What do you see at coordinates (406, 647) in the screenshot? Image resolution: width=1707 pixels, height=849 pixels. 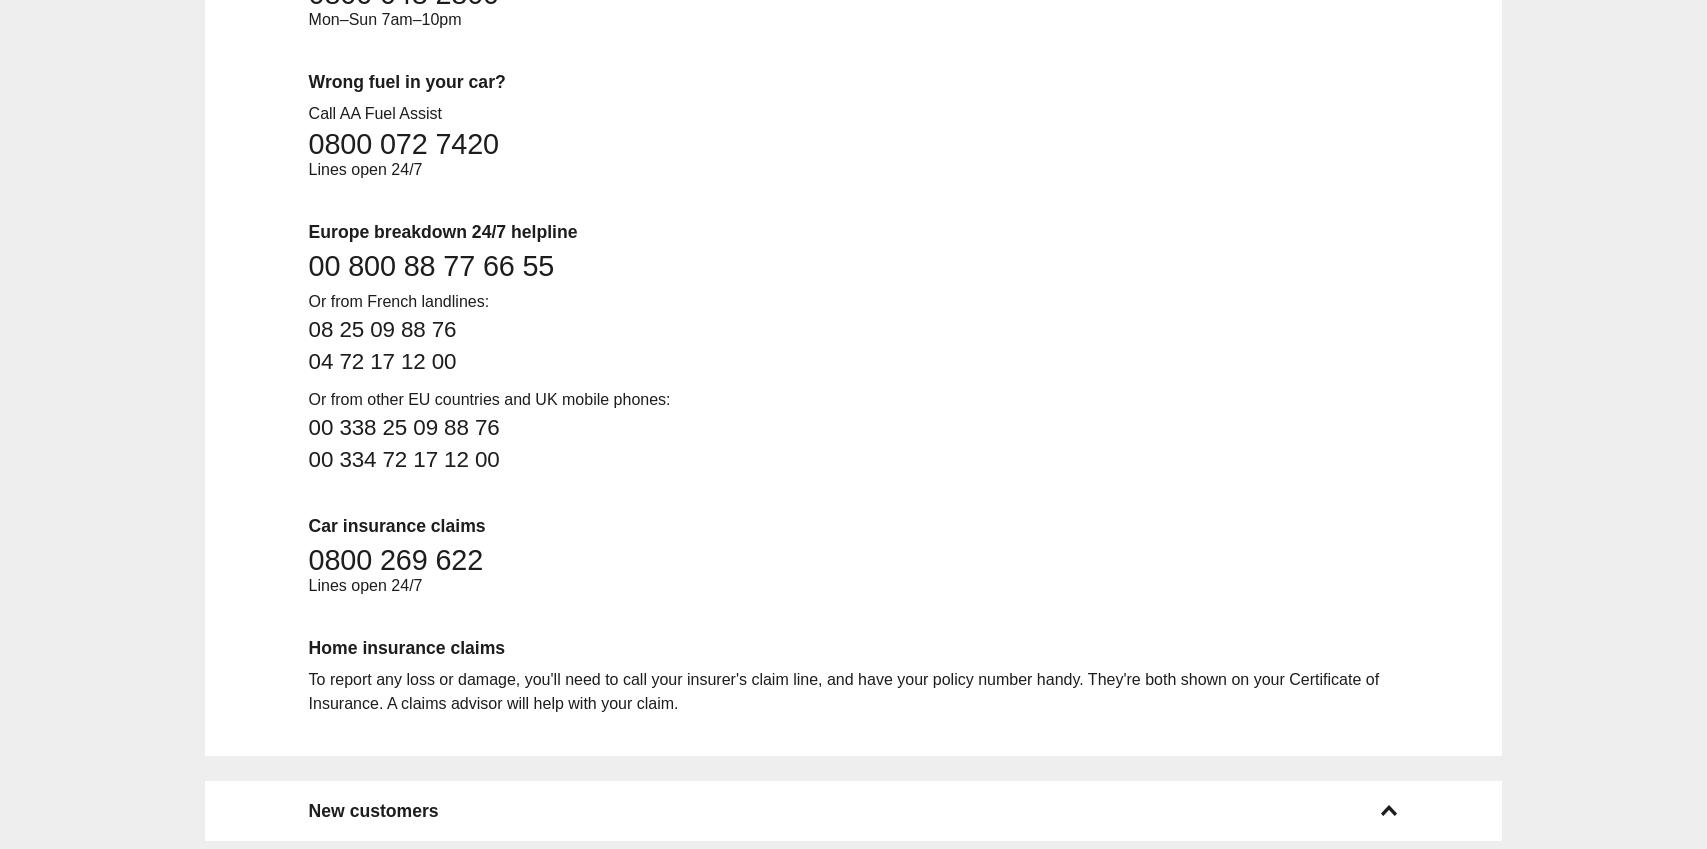 I see `'Home insurance claims'` at bounding box center [406, 647].